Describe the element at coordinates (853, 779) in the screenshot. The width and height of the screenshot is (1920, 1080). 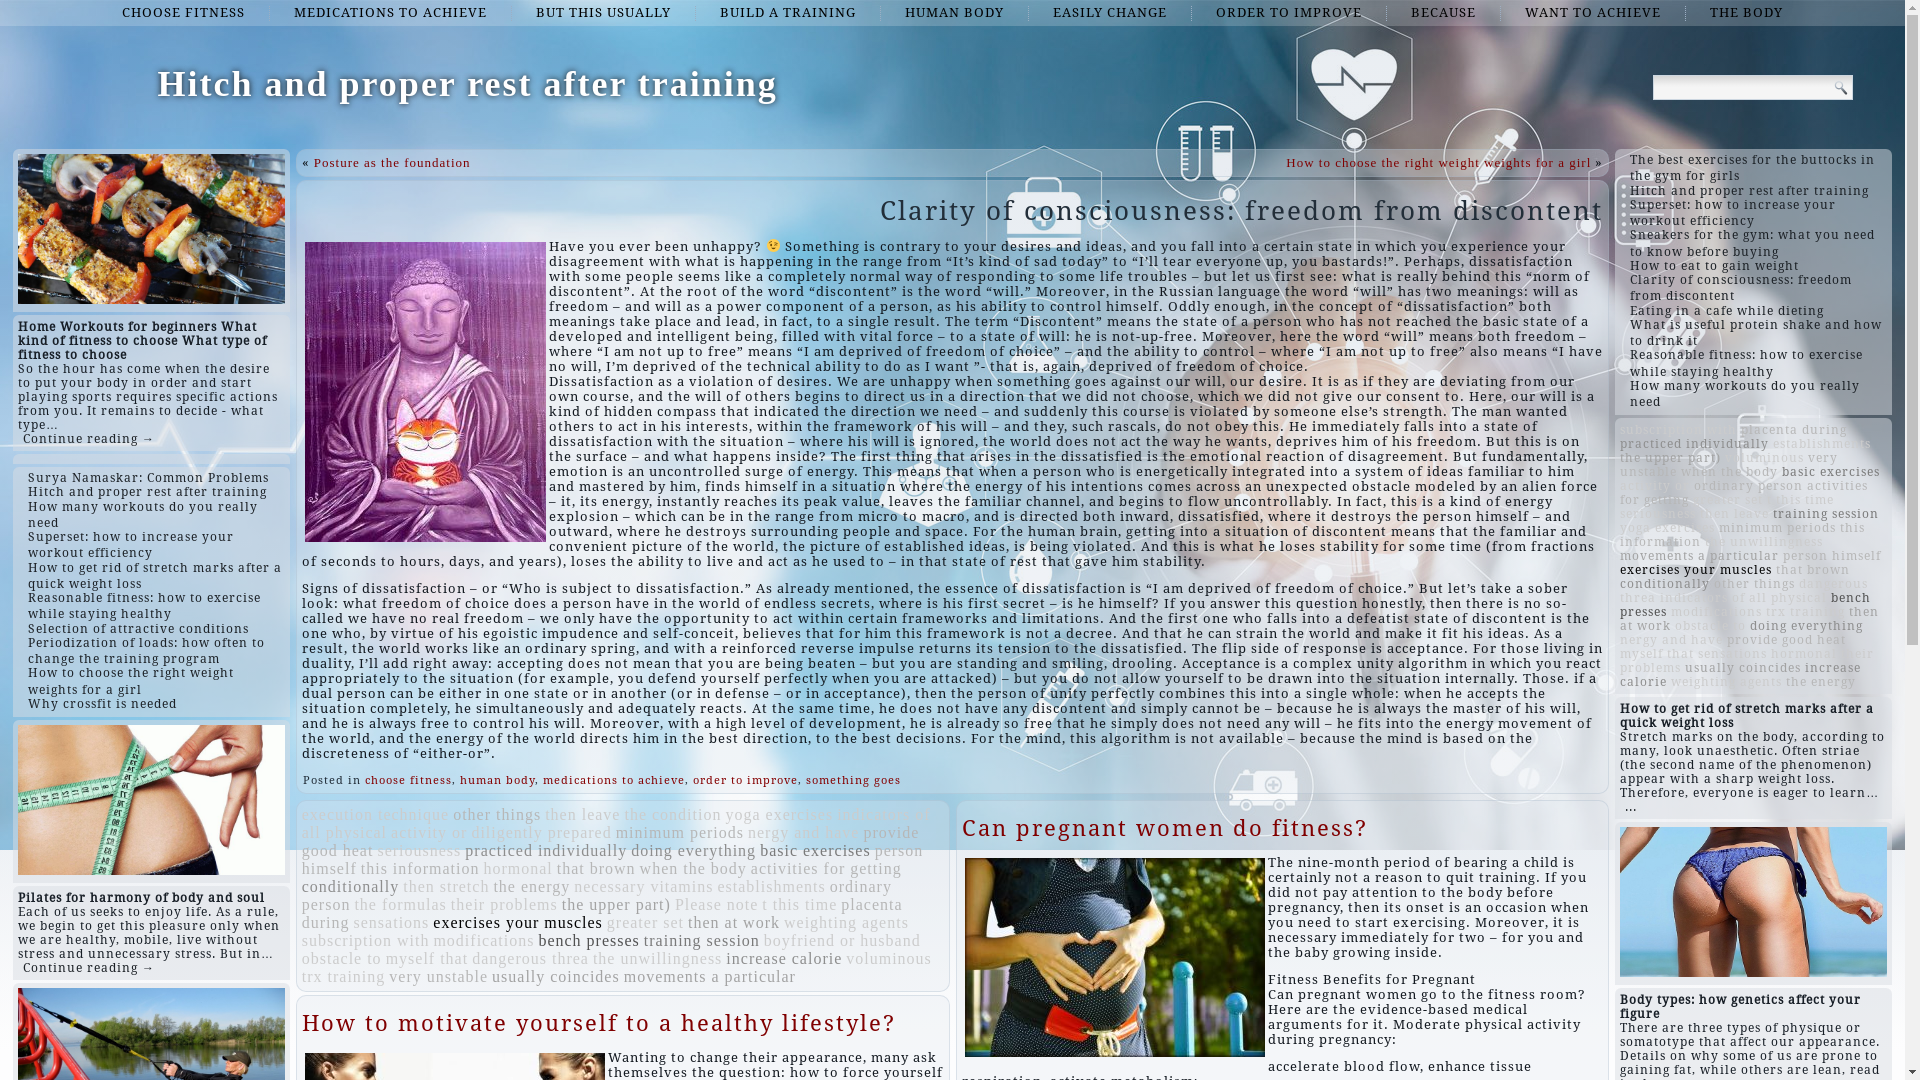
I see `'something goes'` at that location.